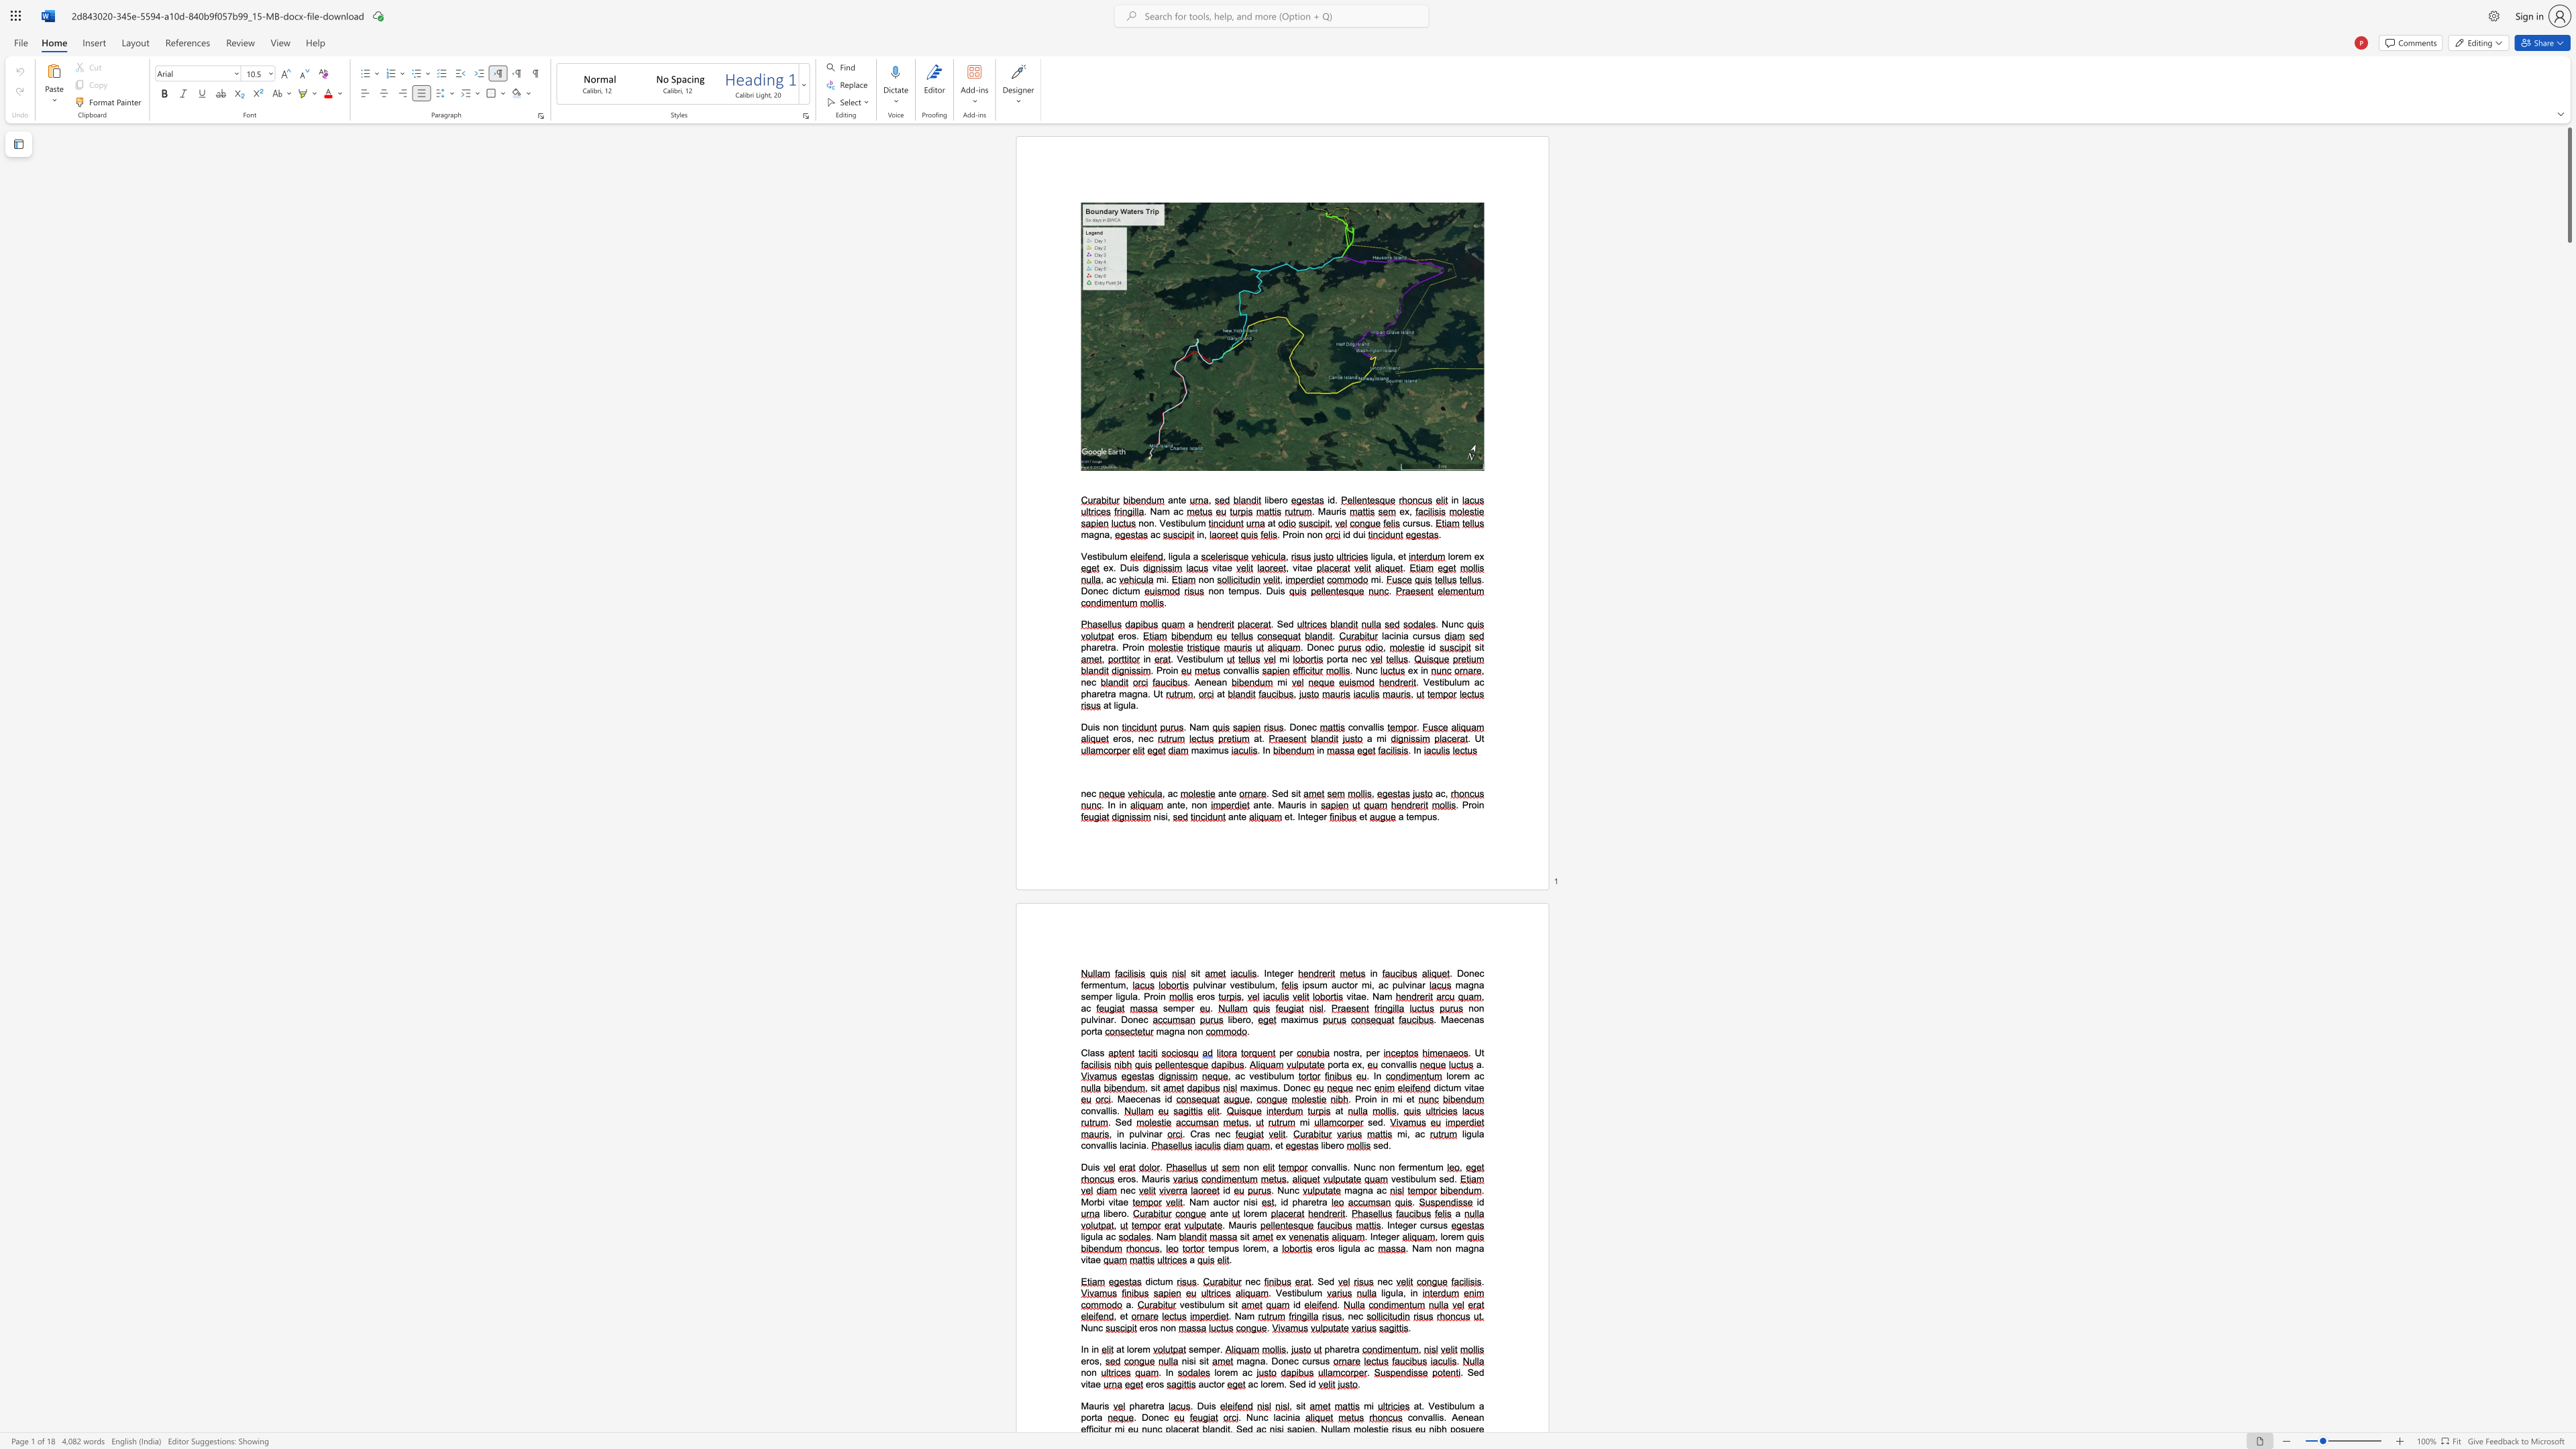 This screenshot has height=1449, width=2576. I want to click on the 1th character "." in the text, so click(1461, 1371).